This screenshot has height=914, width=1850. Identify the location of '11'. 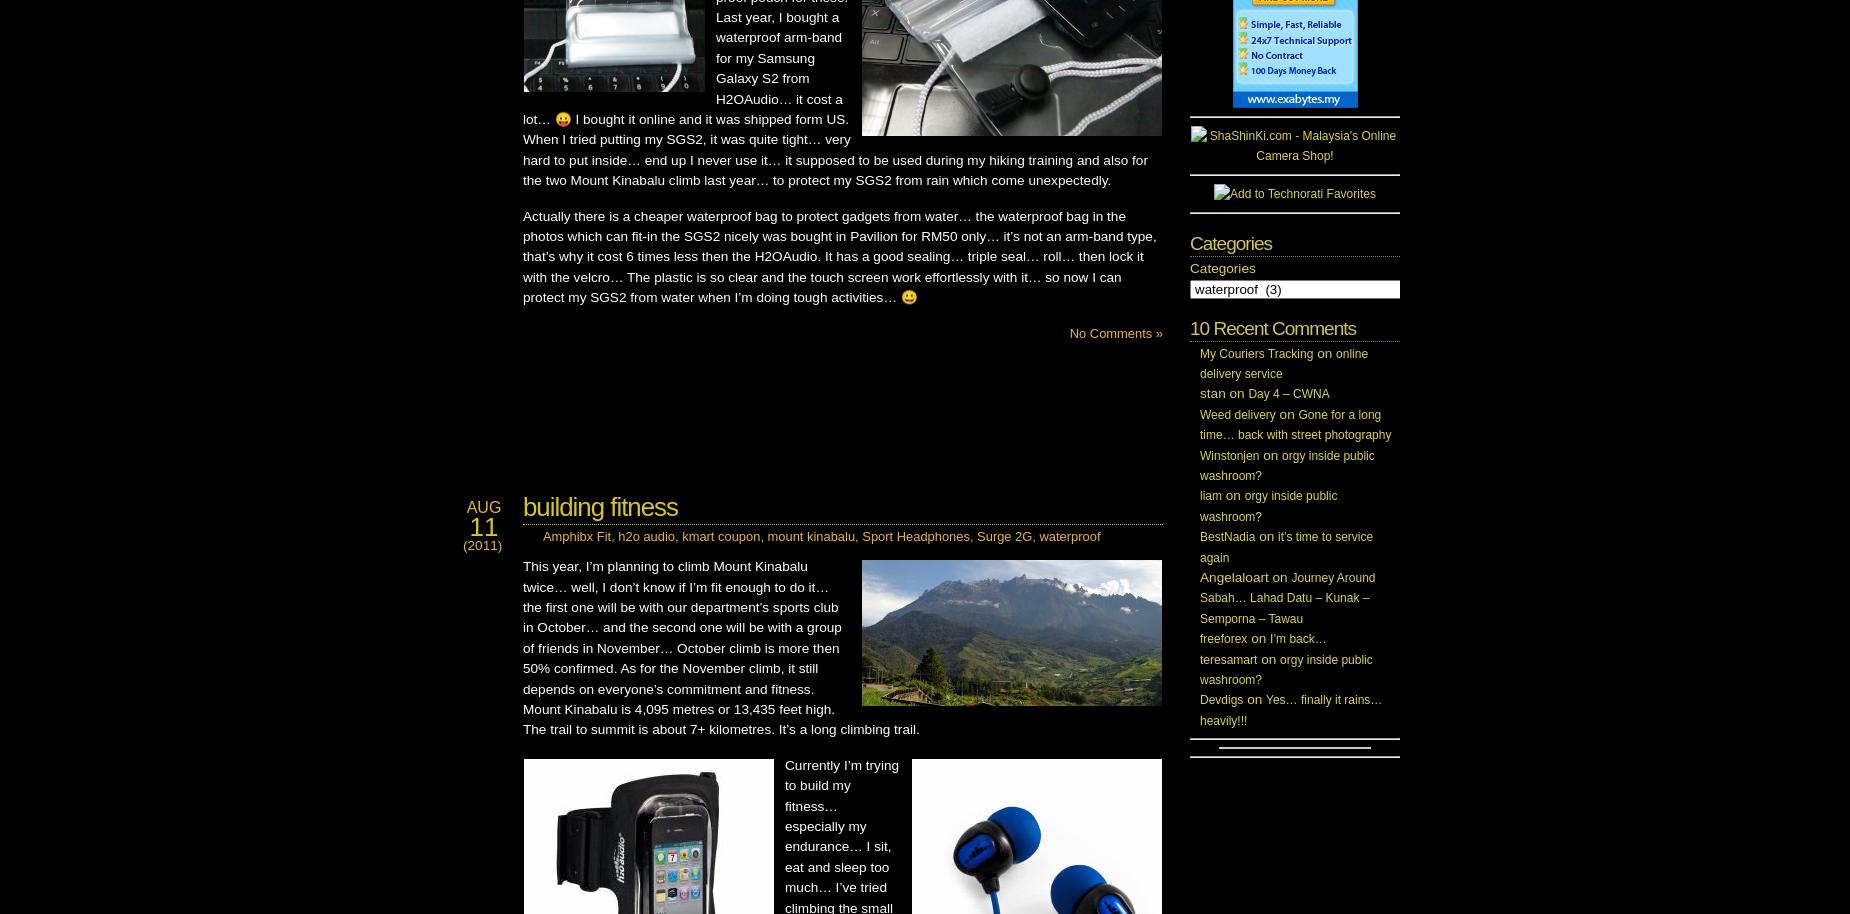
(483, 526).